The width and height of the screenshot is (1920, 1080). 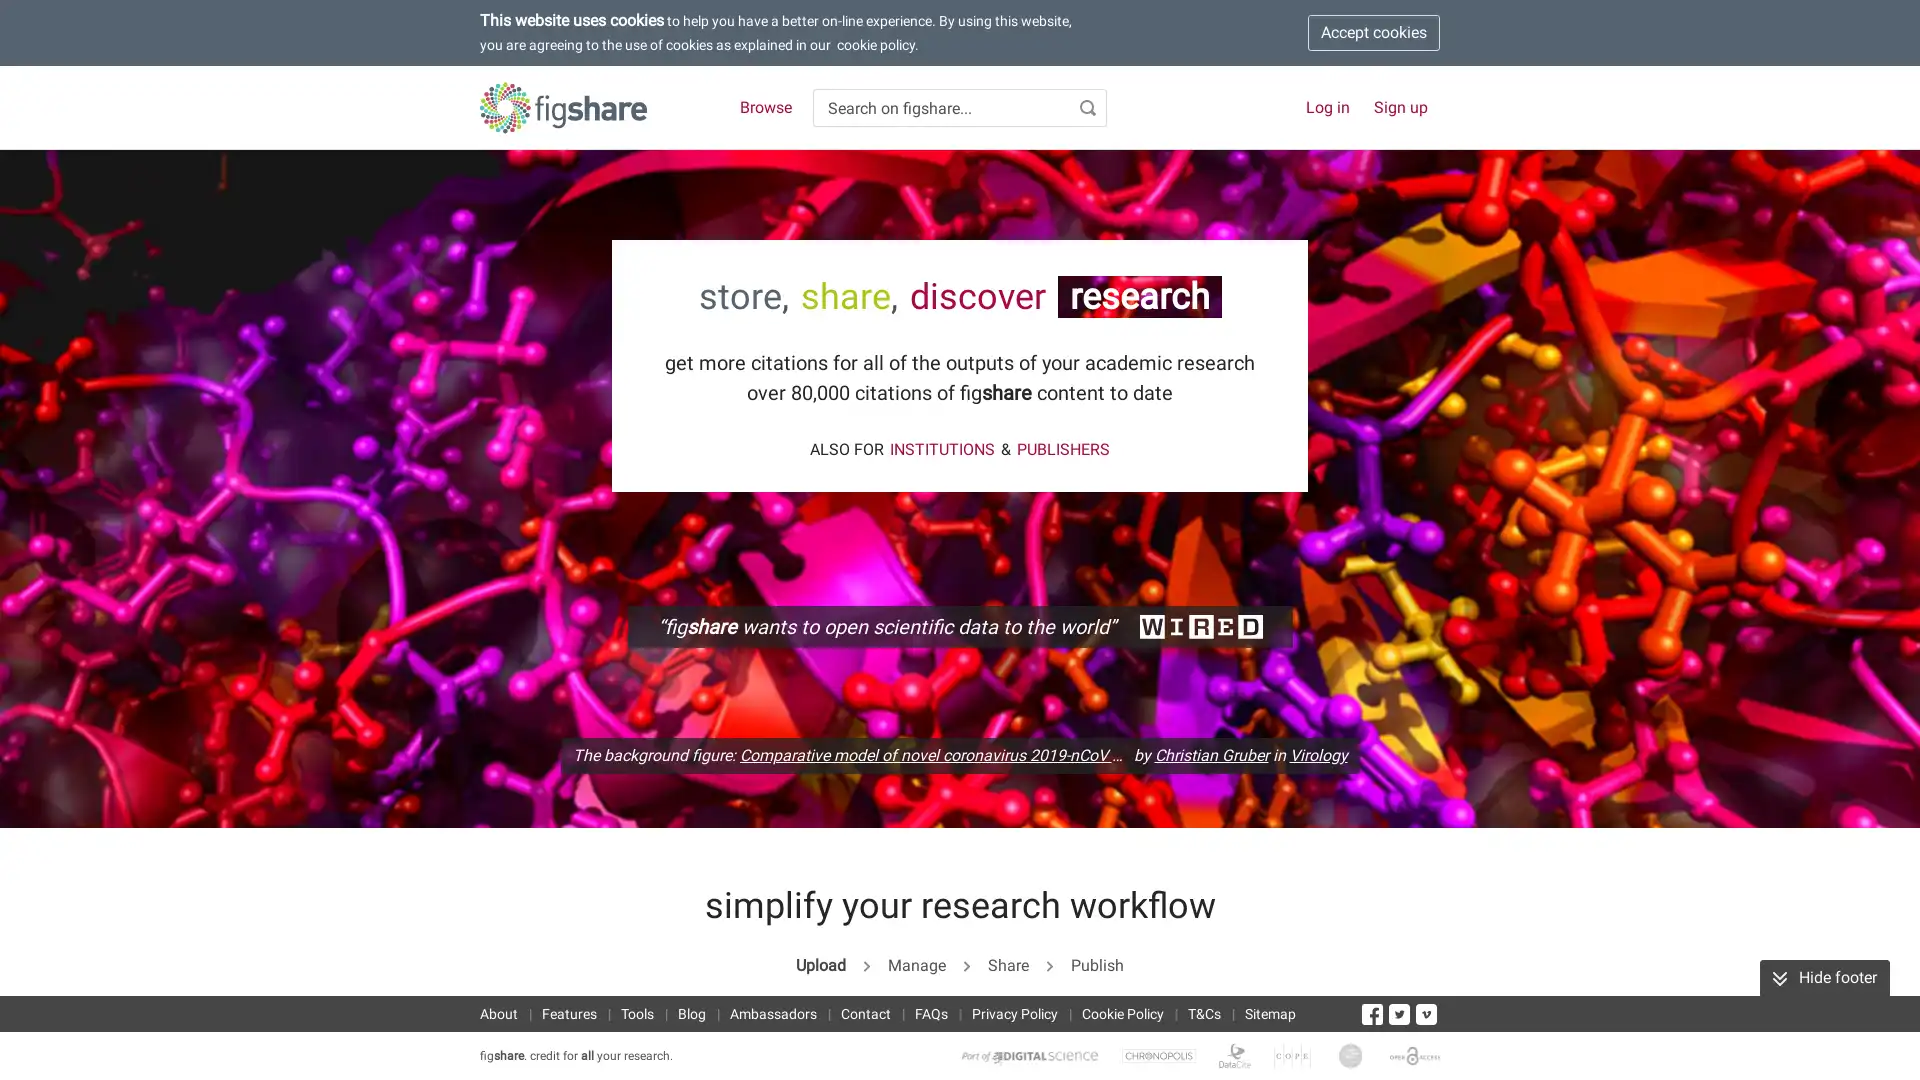 I want to click on Publish, so click(x=1096, y=964).